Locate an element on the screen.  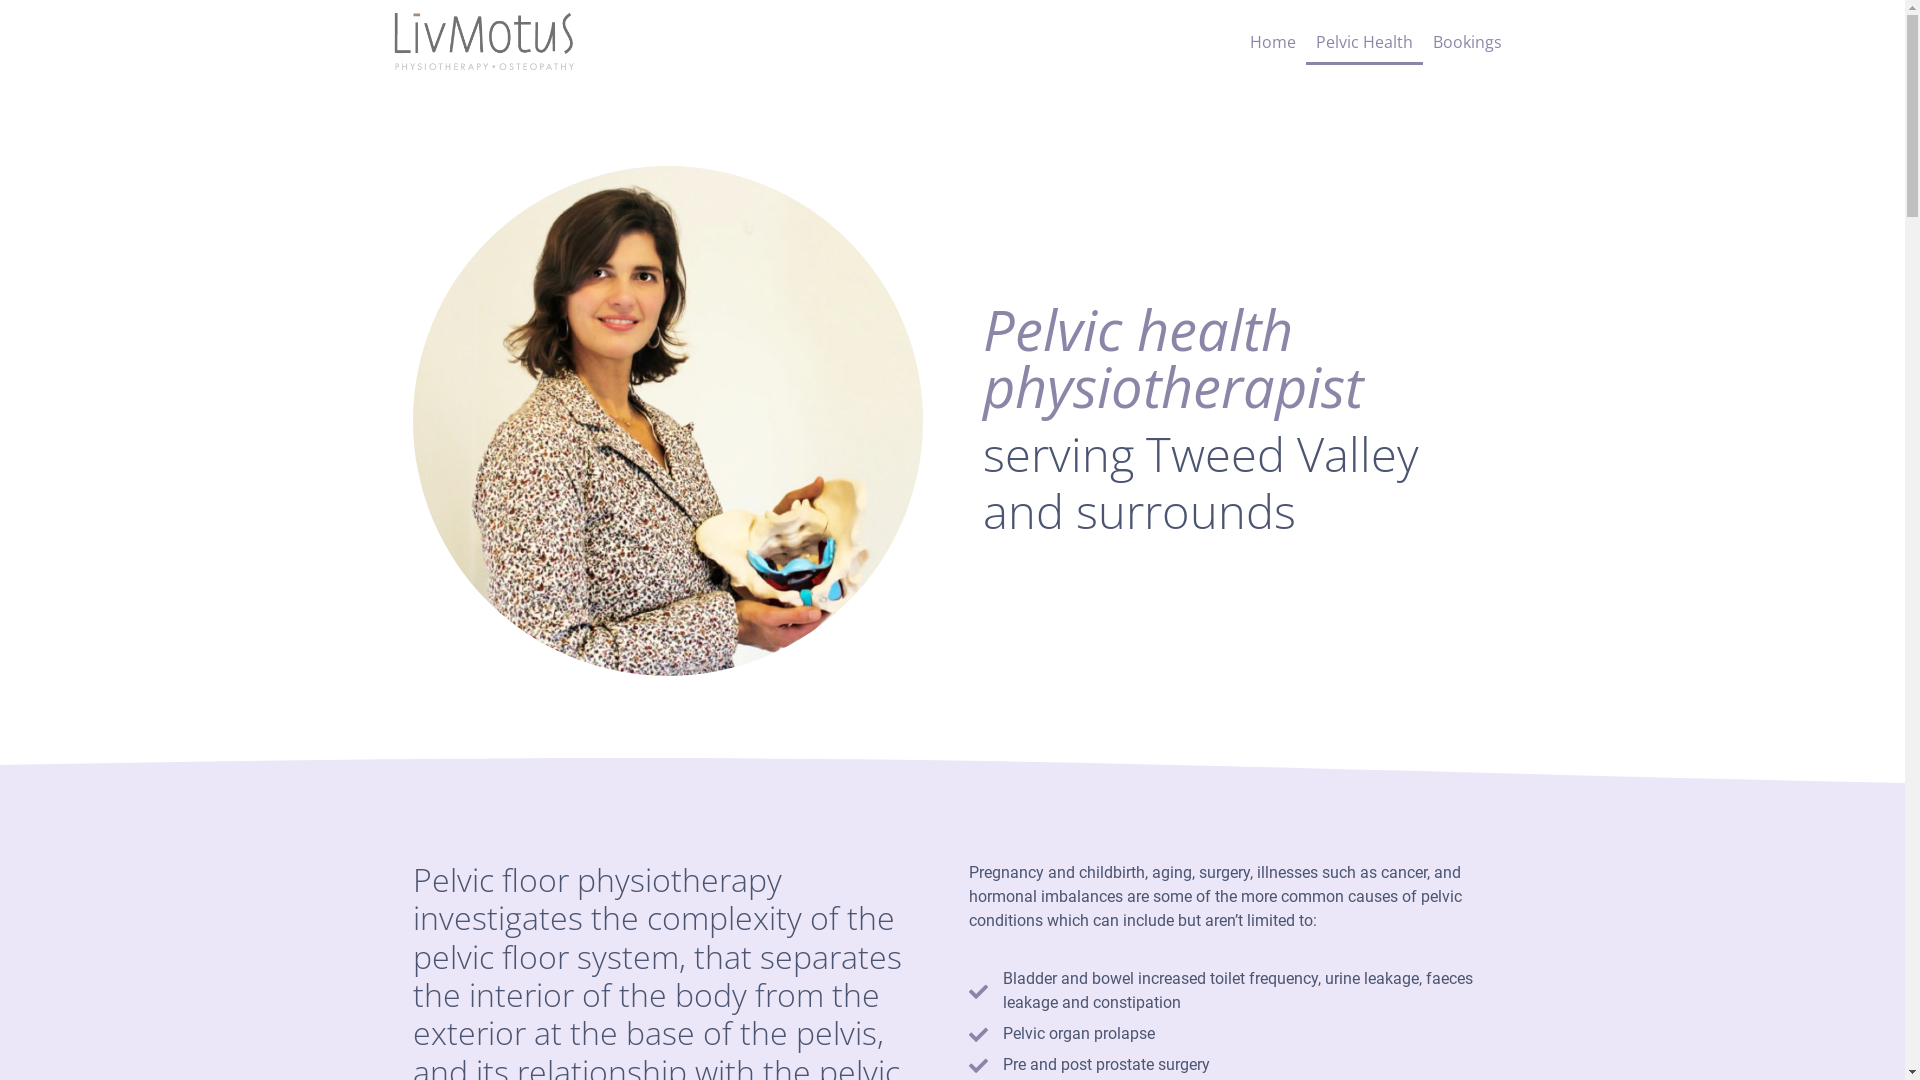
'Home' is located at coordinates (1271, 42).